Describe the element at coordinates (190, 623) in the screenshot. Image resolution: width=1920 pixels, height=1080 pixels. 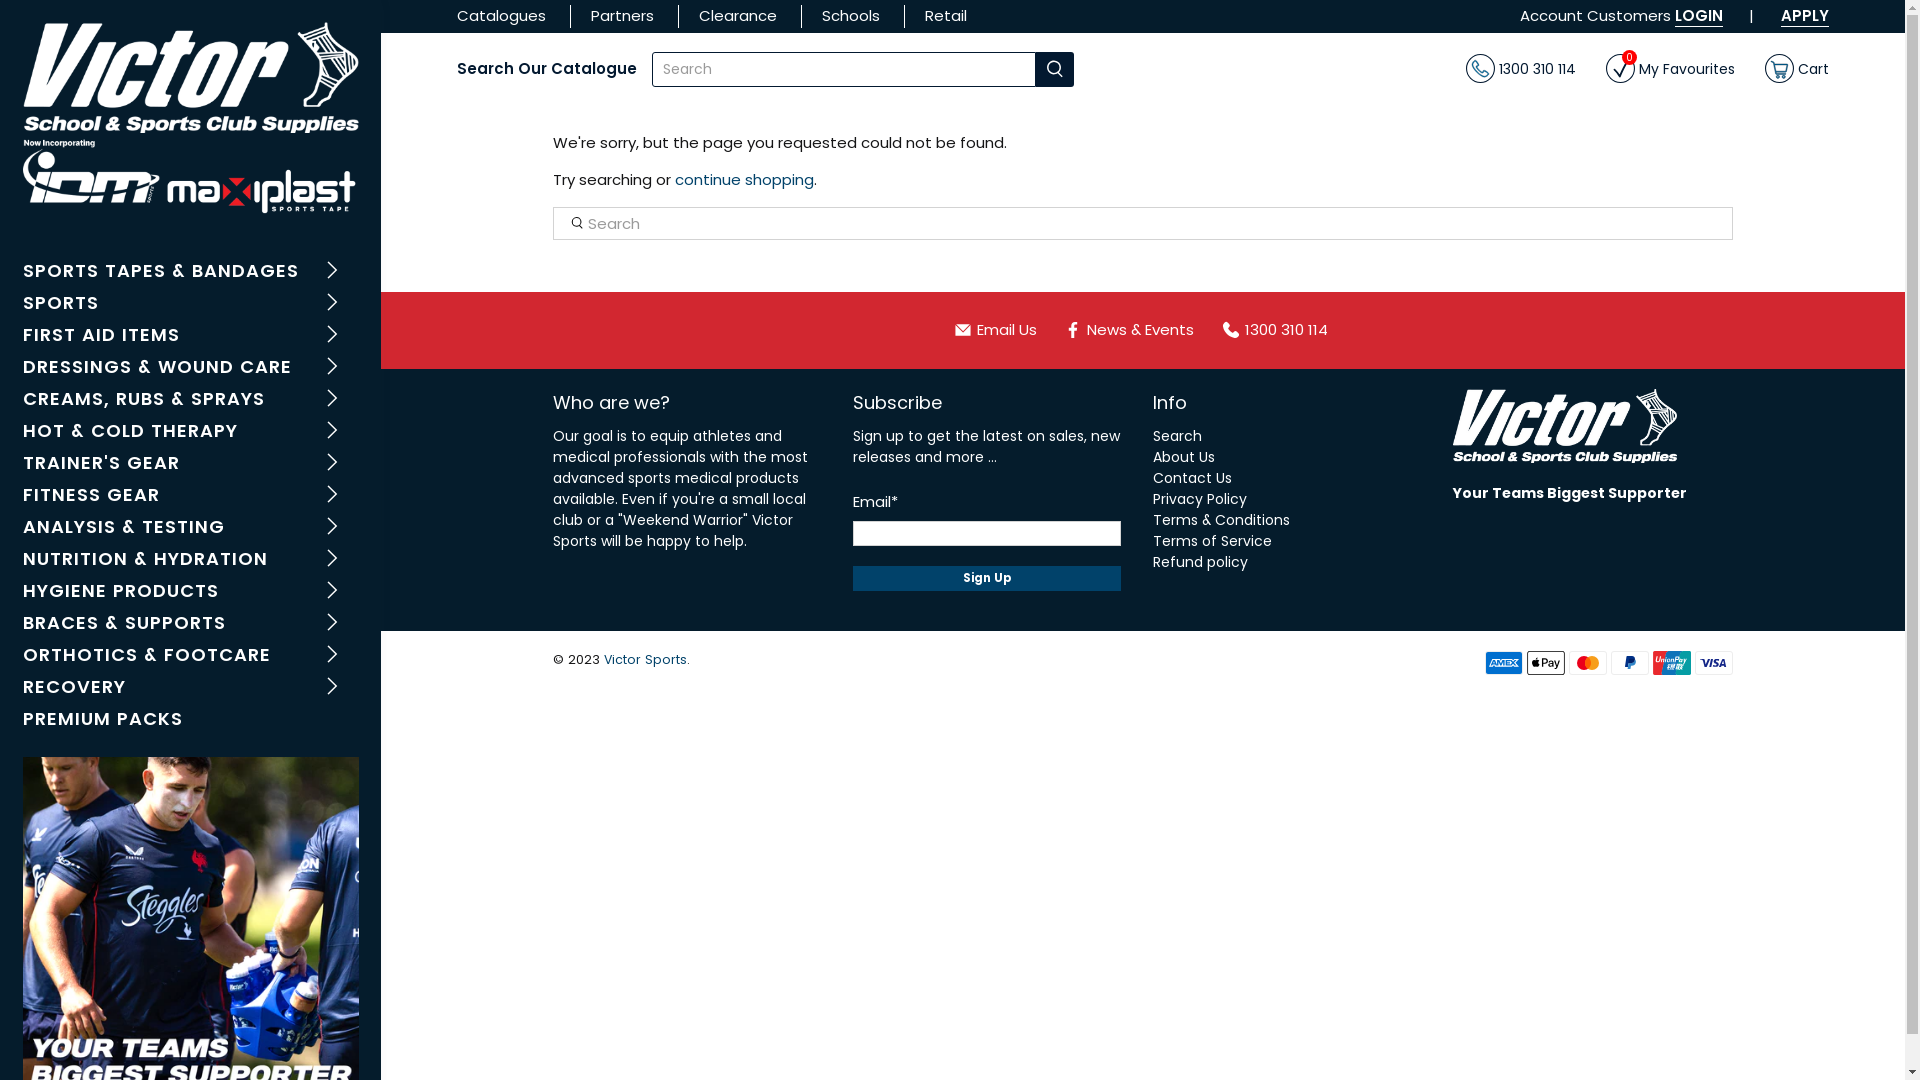
I see `'BRACES & SUPPORTS'` at that location.